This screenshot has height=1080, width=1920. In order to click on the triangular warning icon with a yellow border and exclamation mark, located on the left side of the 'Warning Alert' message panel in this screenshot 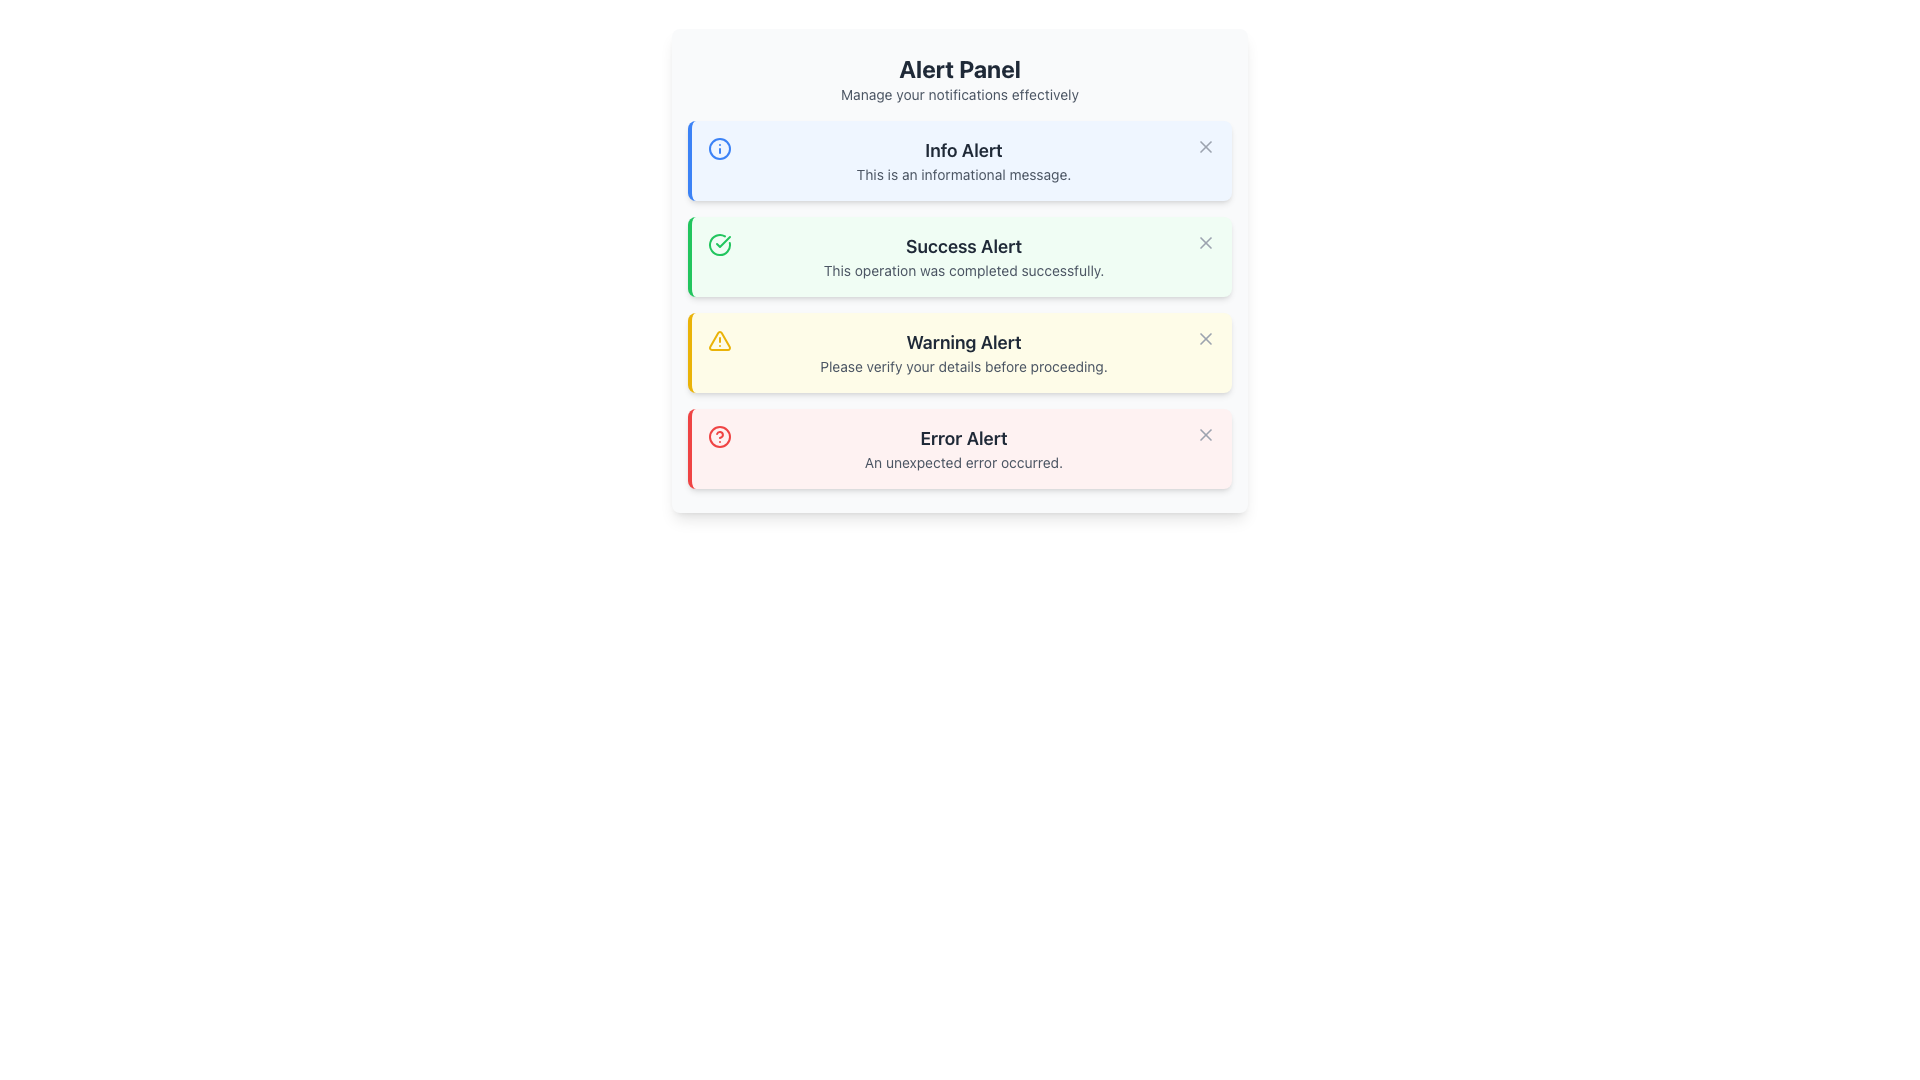, I will do `click(720, 339)`.